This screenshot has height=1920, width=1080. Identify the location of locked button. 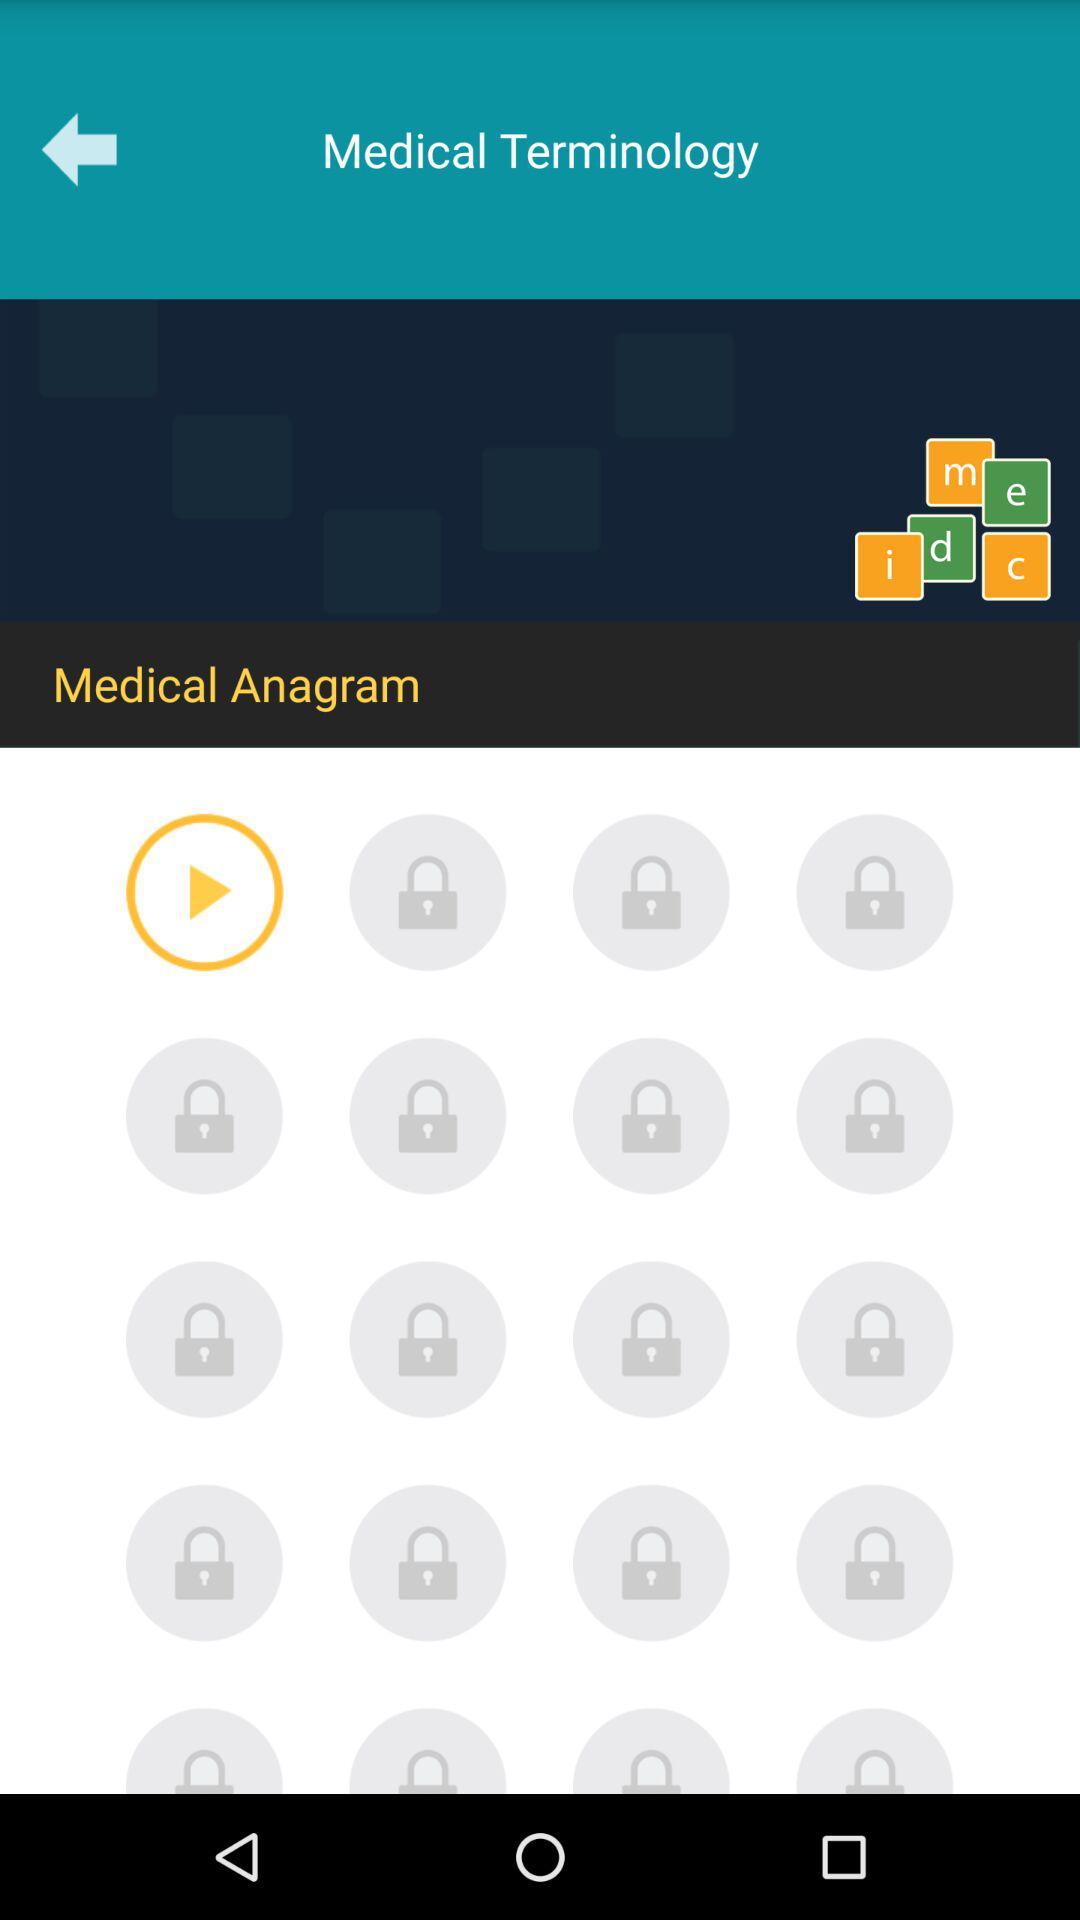
(427, 891).